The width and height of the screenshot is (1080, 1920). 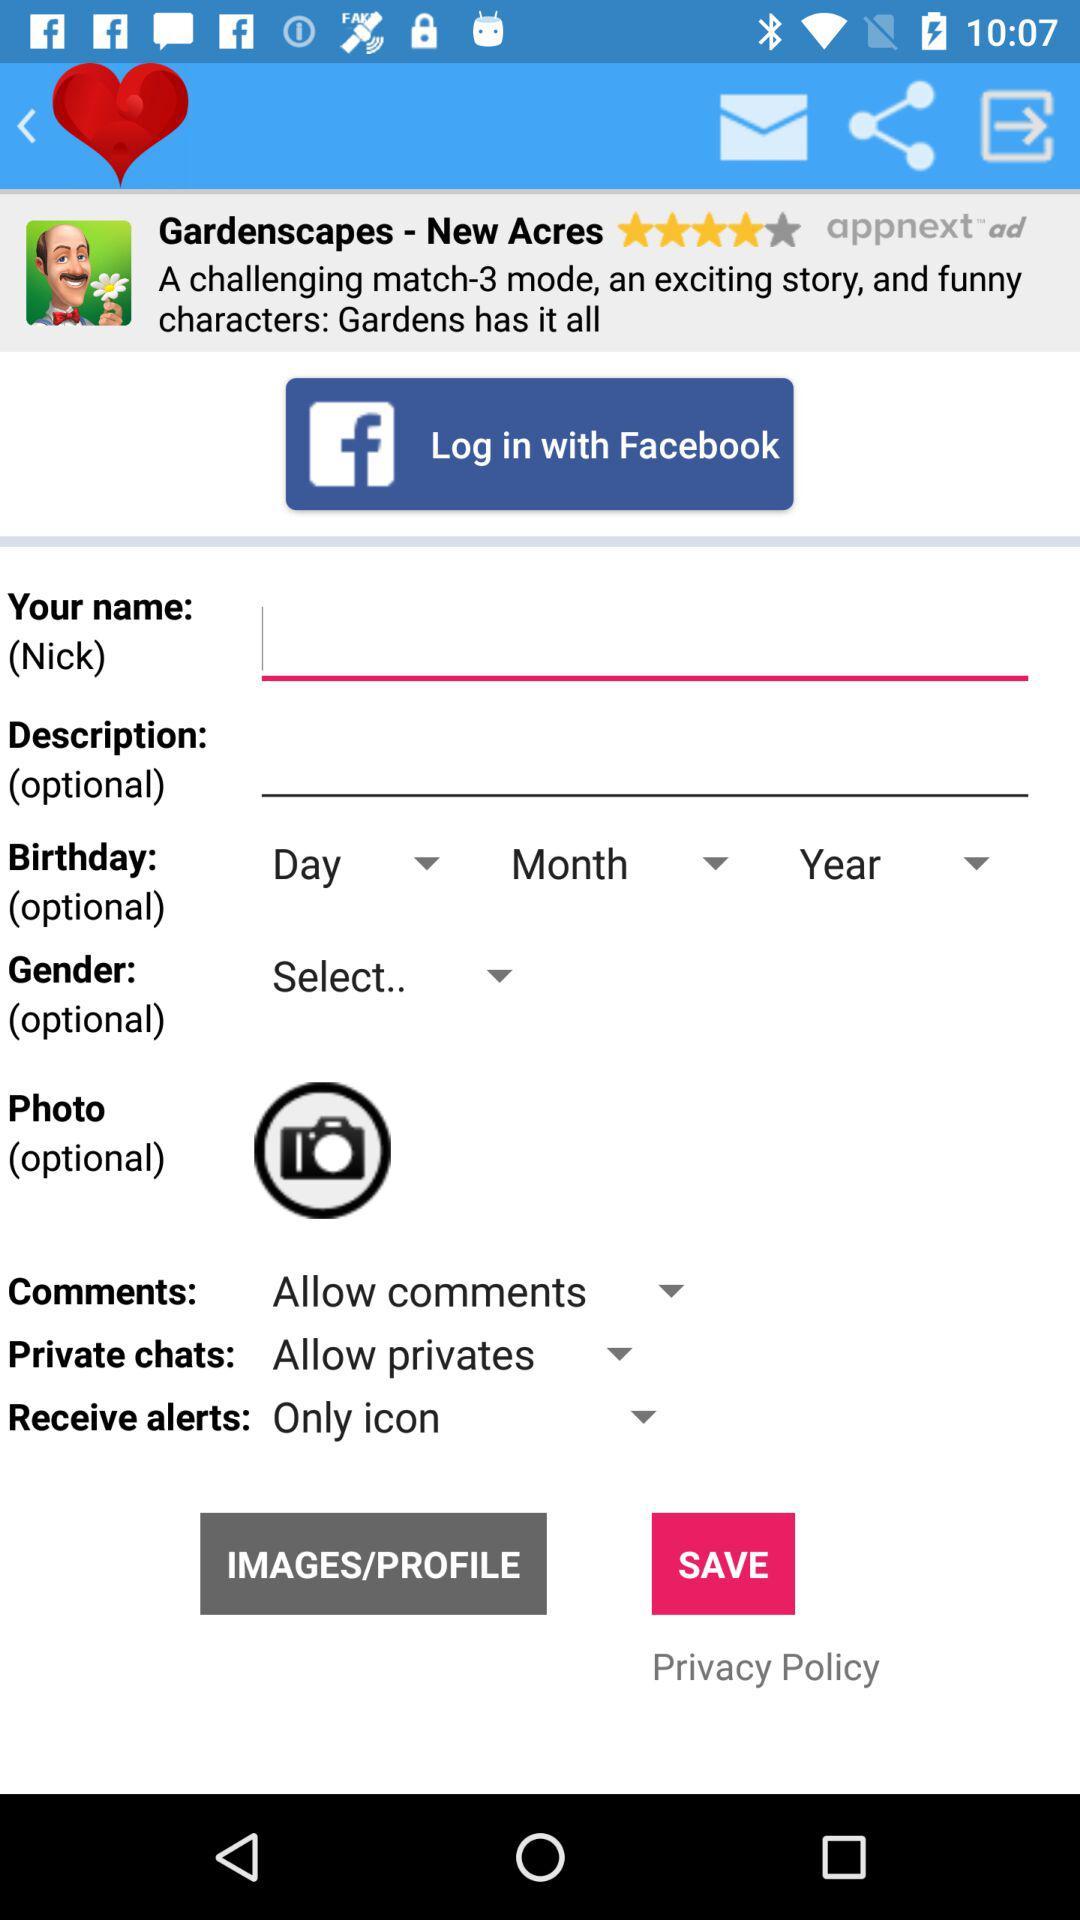 What do you see at coordinates (1017, 124) in the screenshot?
I see `next` at bounding box center [1017, 124].